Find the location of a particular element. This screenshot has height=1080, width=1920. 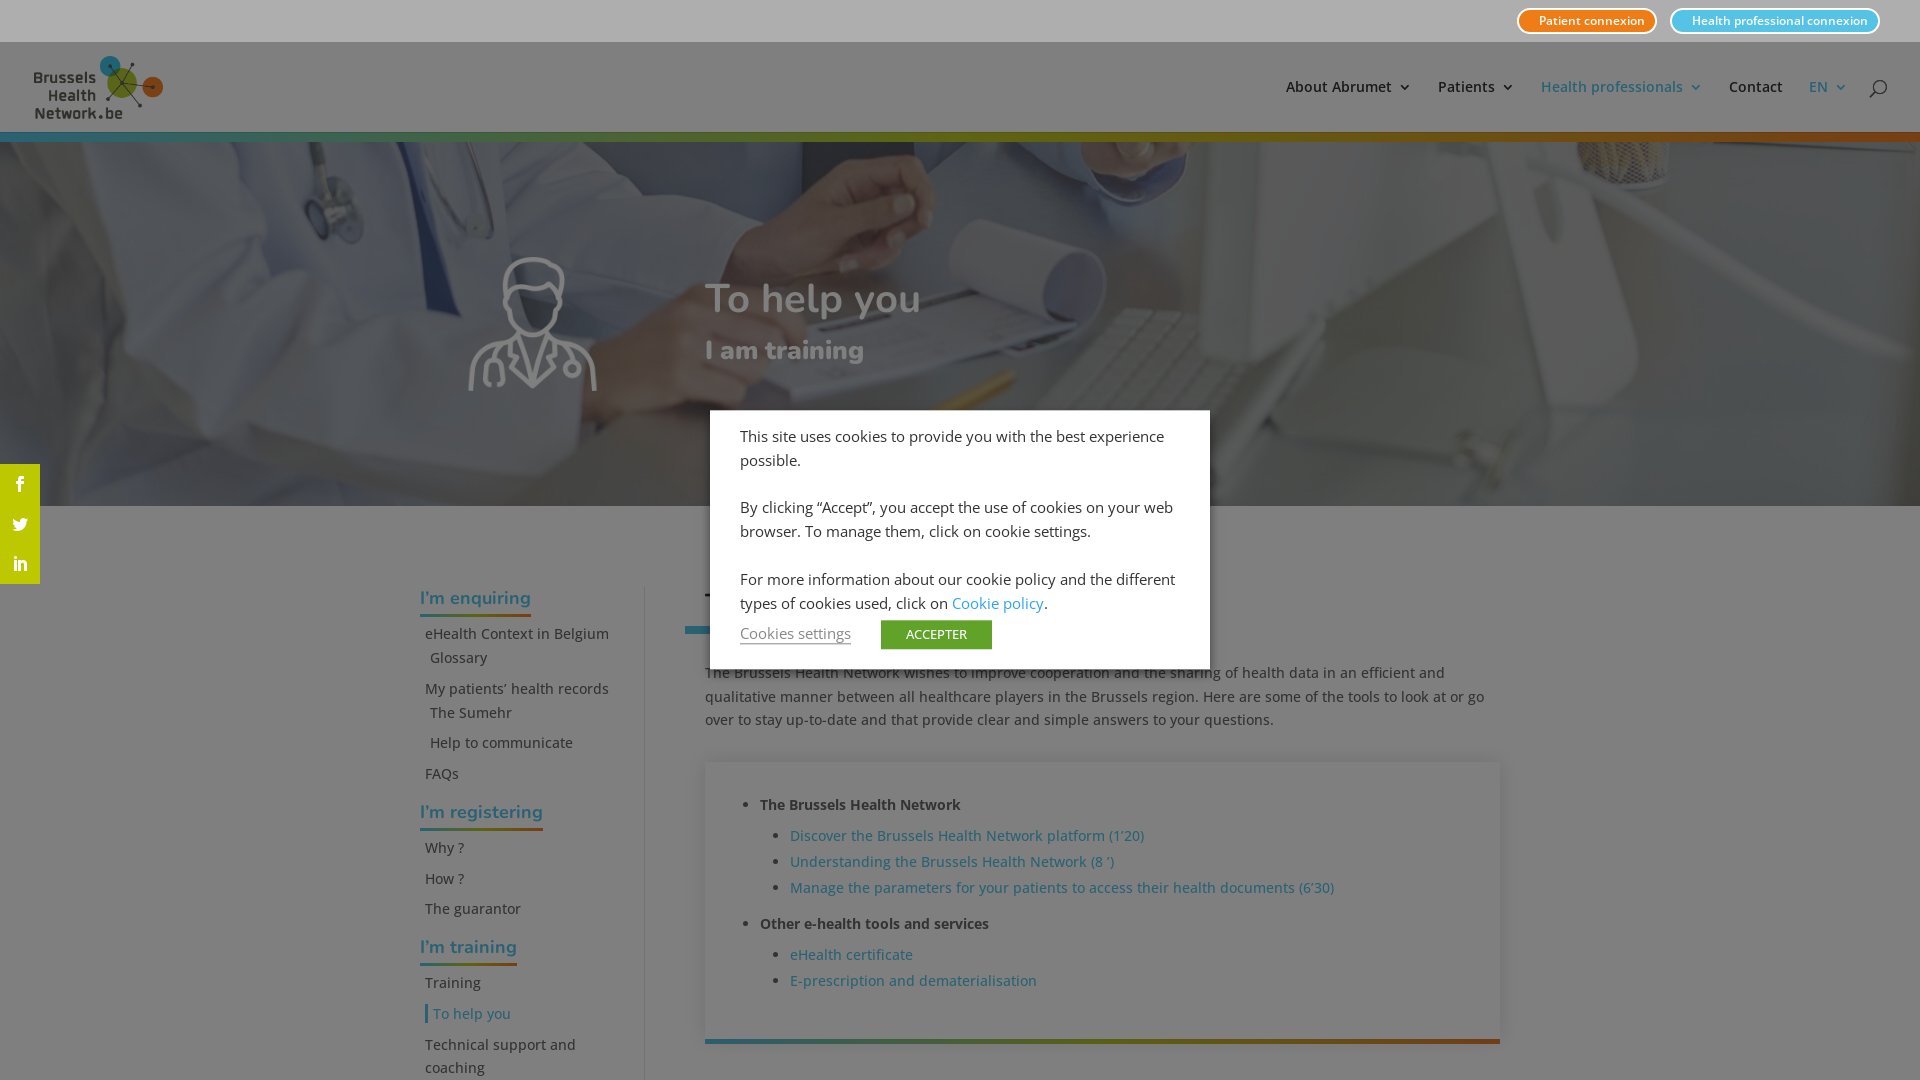

'How ?' is located at coordinates (424, 877).